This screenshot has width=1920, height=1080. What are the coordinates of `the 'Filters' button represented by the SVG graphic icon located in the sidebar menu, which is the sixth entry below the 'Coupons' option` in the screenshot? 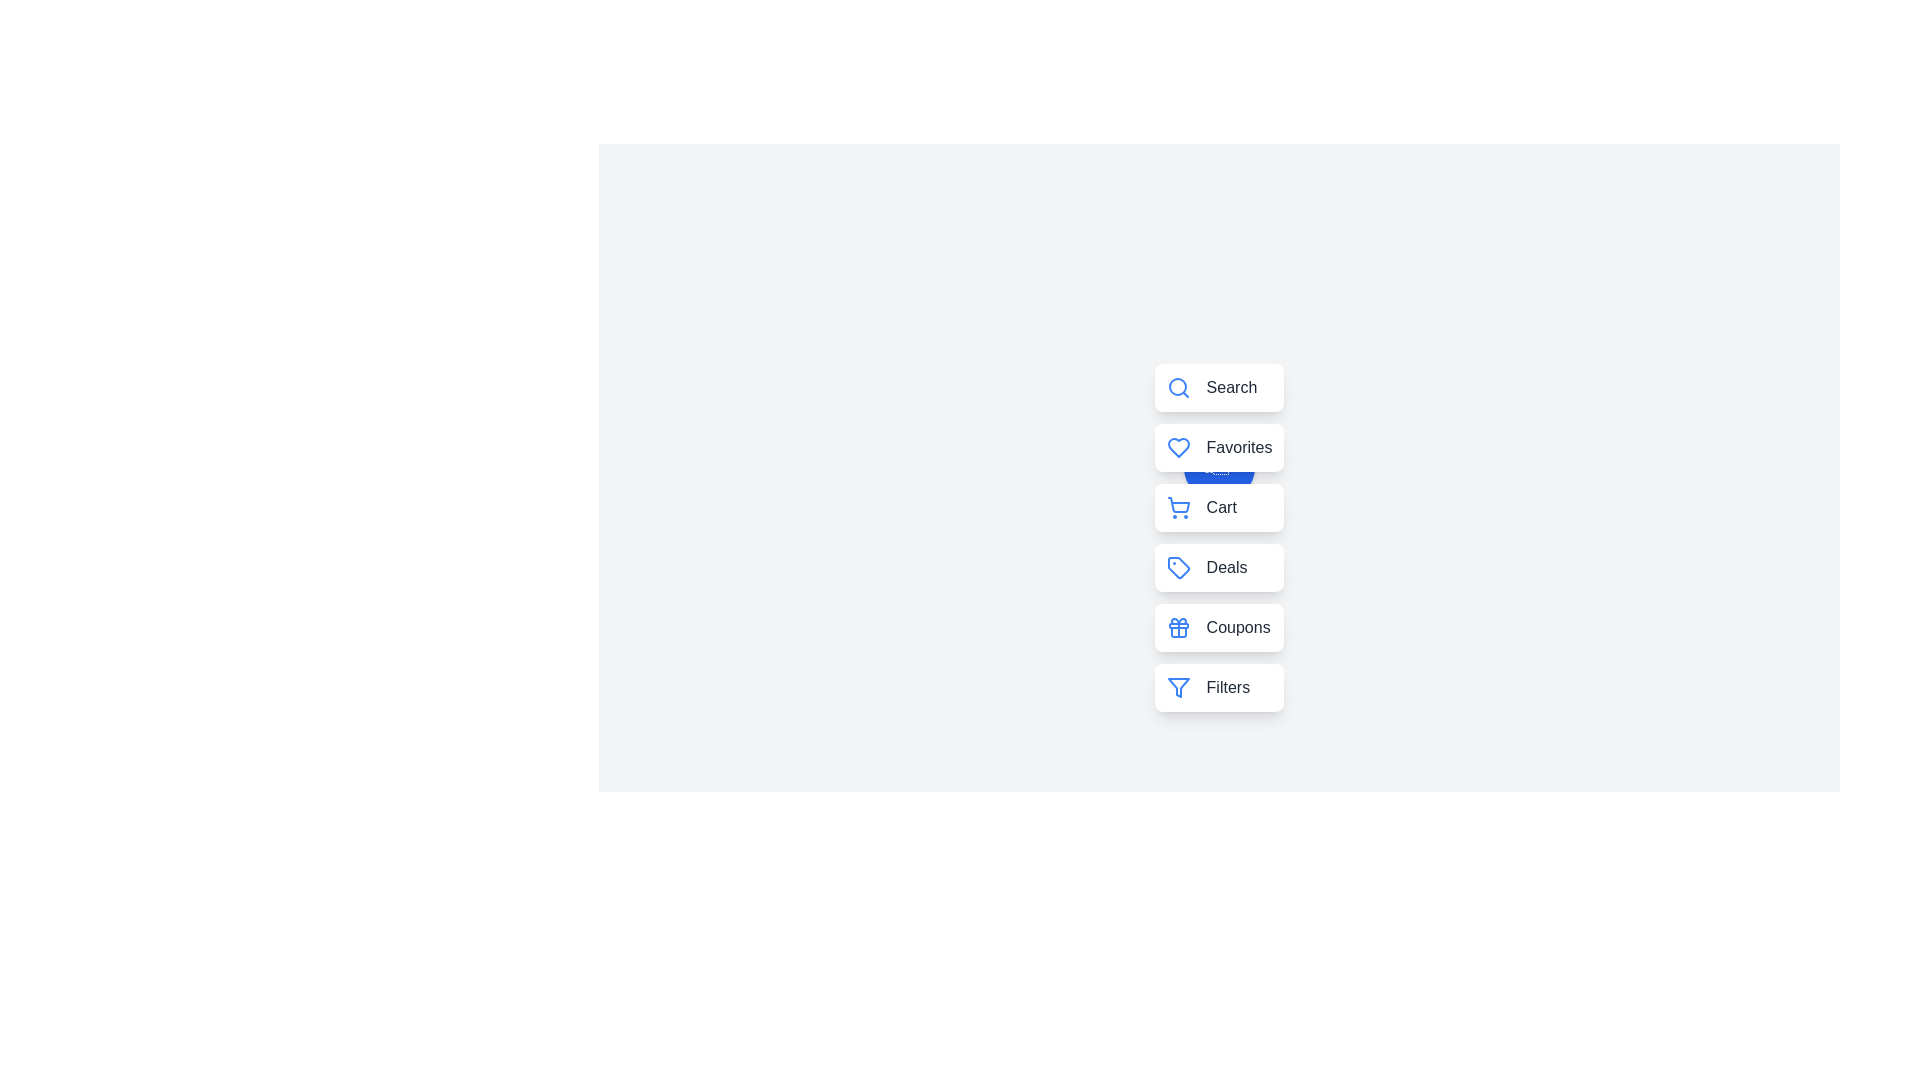 It's located at (1178, 686).